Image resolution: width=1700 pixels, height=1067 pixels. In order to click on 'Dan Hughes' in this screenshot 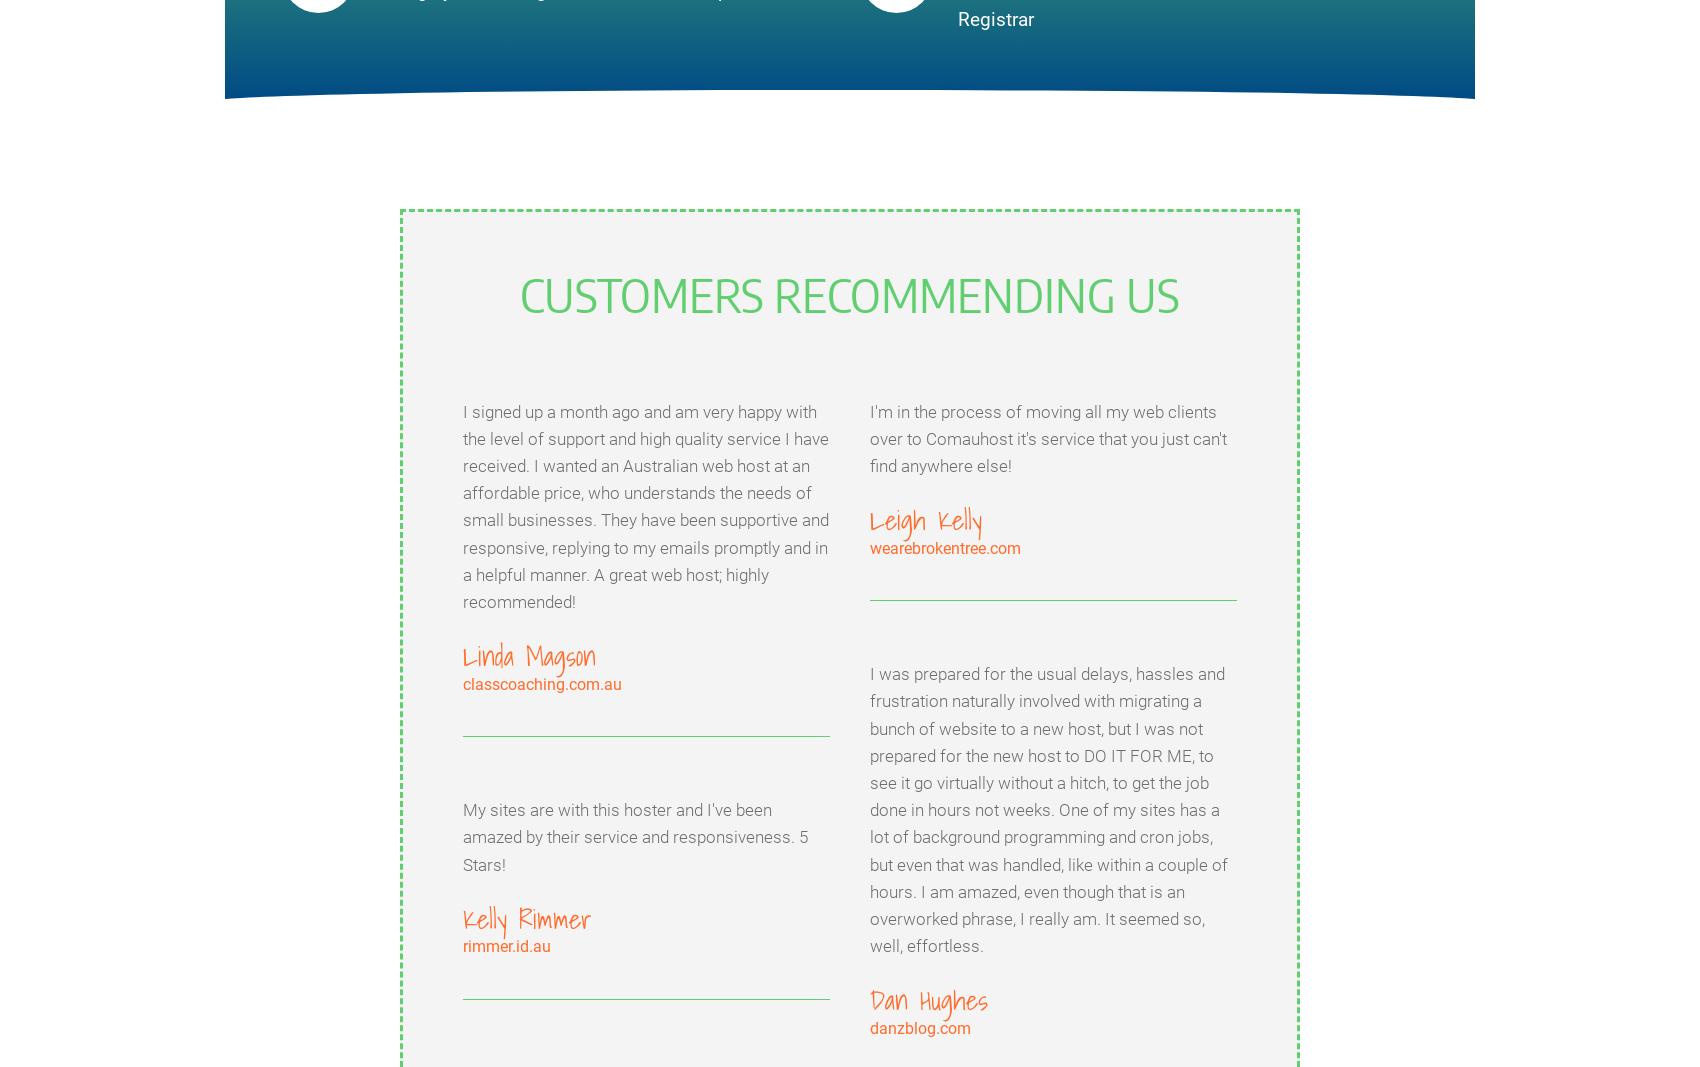, I will do `click(870, 999)`.